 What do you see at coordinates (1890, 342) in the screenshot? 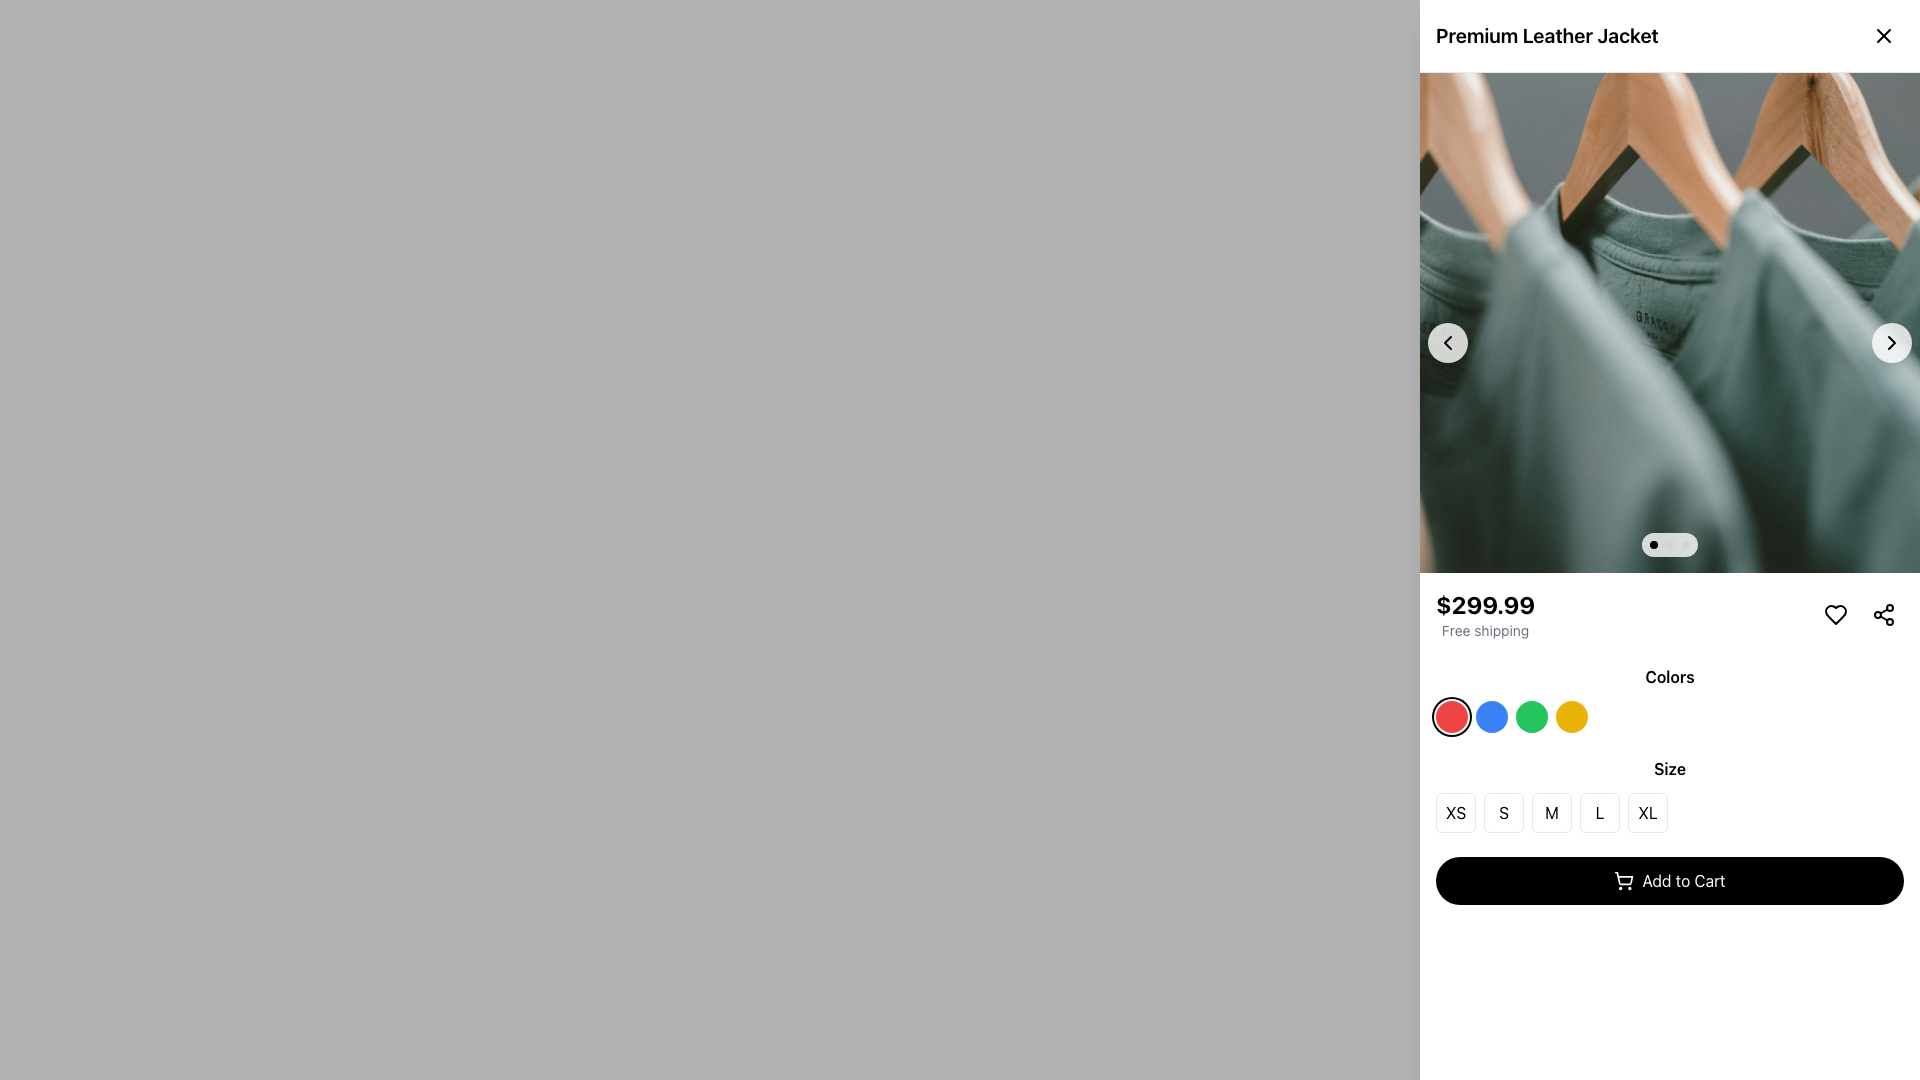
I see `the right navigation button located on the right side of the image, vertically centered` at bounding box center [1890, 342].